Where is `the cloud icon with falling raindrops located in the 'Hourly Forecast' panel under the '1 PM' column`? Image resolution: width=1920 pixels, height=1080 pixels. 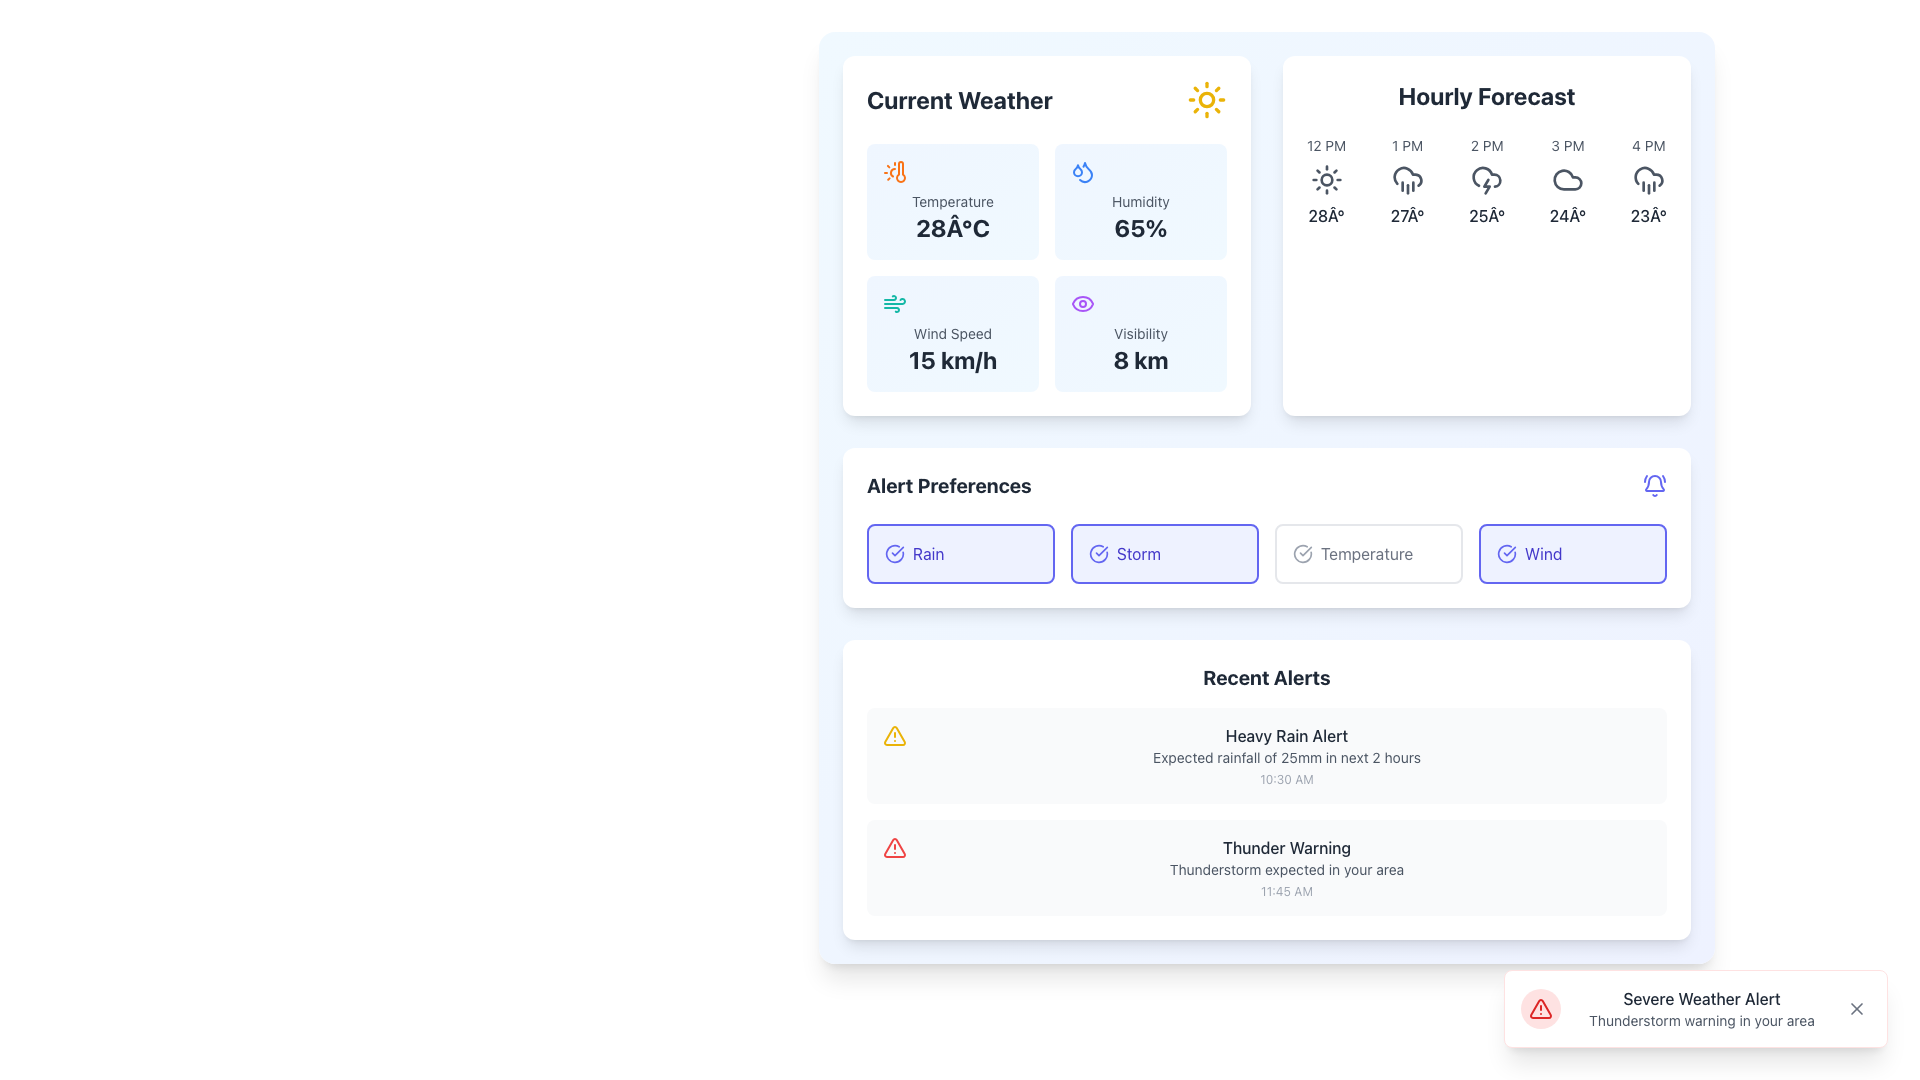
the cloud icon with falling raindrops located in the 'Hourly Forecast' panel under the '1 PM' column is located at coordinates (1406, 180).